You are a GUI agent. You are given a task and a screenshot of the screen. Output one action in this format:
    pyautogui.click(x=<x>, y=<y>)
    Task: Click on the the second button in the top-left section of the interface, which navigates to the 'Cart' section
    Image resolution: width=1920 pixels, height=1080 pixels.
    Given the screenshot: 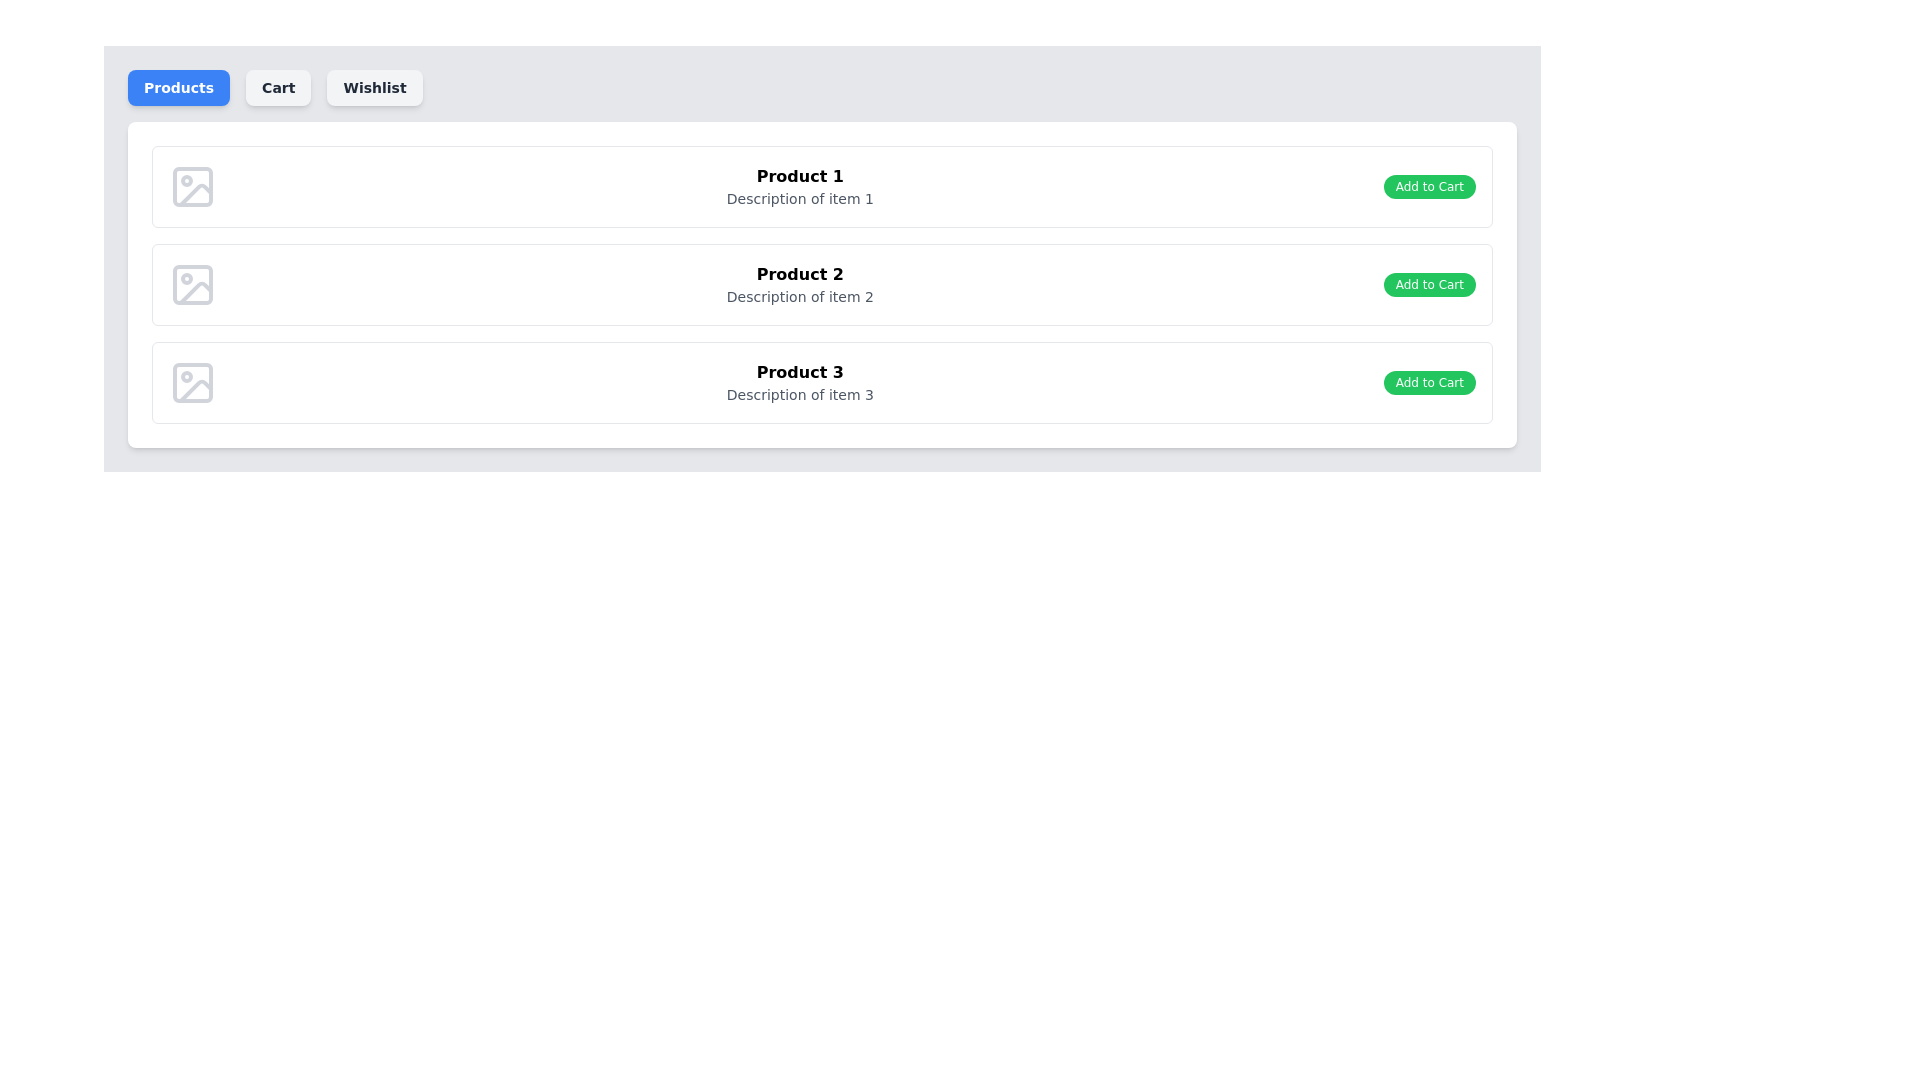 What is the action you would take?
    pyautogui.click(x=277, y=87)
    